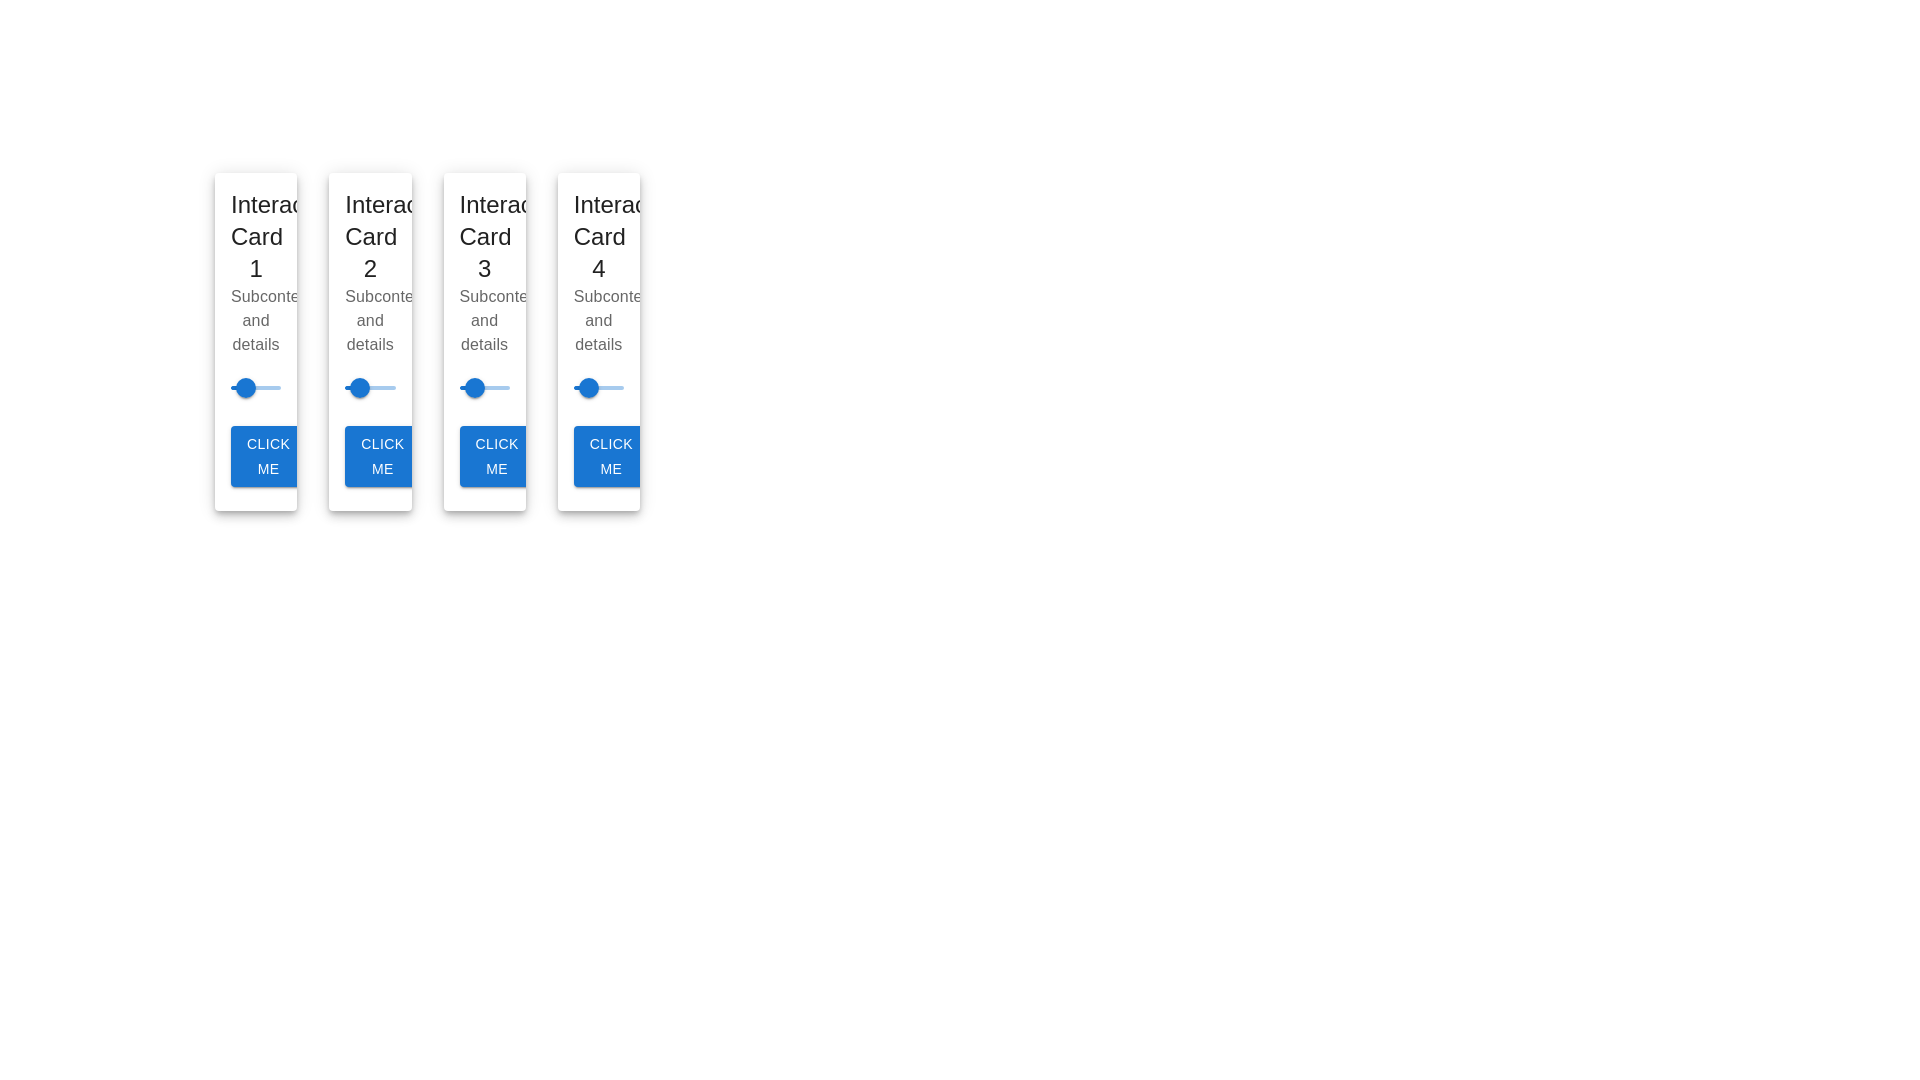 The image size is (1920, 1080). What do you see at coordinates (370, 388) in the screenshot?
I see `the slider contained in 'Interactive Card 2'` at bounding box center [370, 388].